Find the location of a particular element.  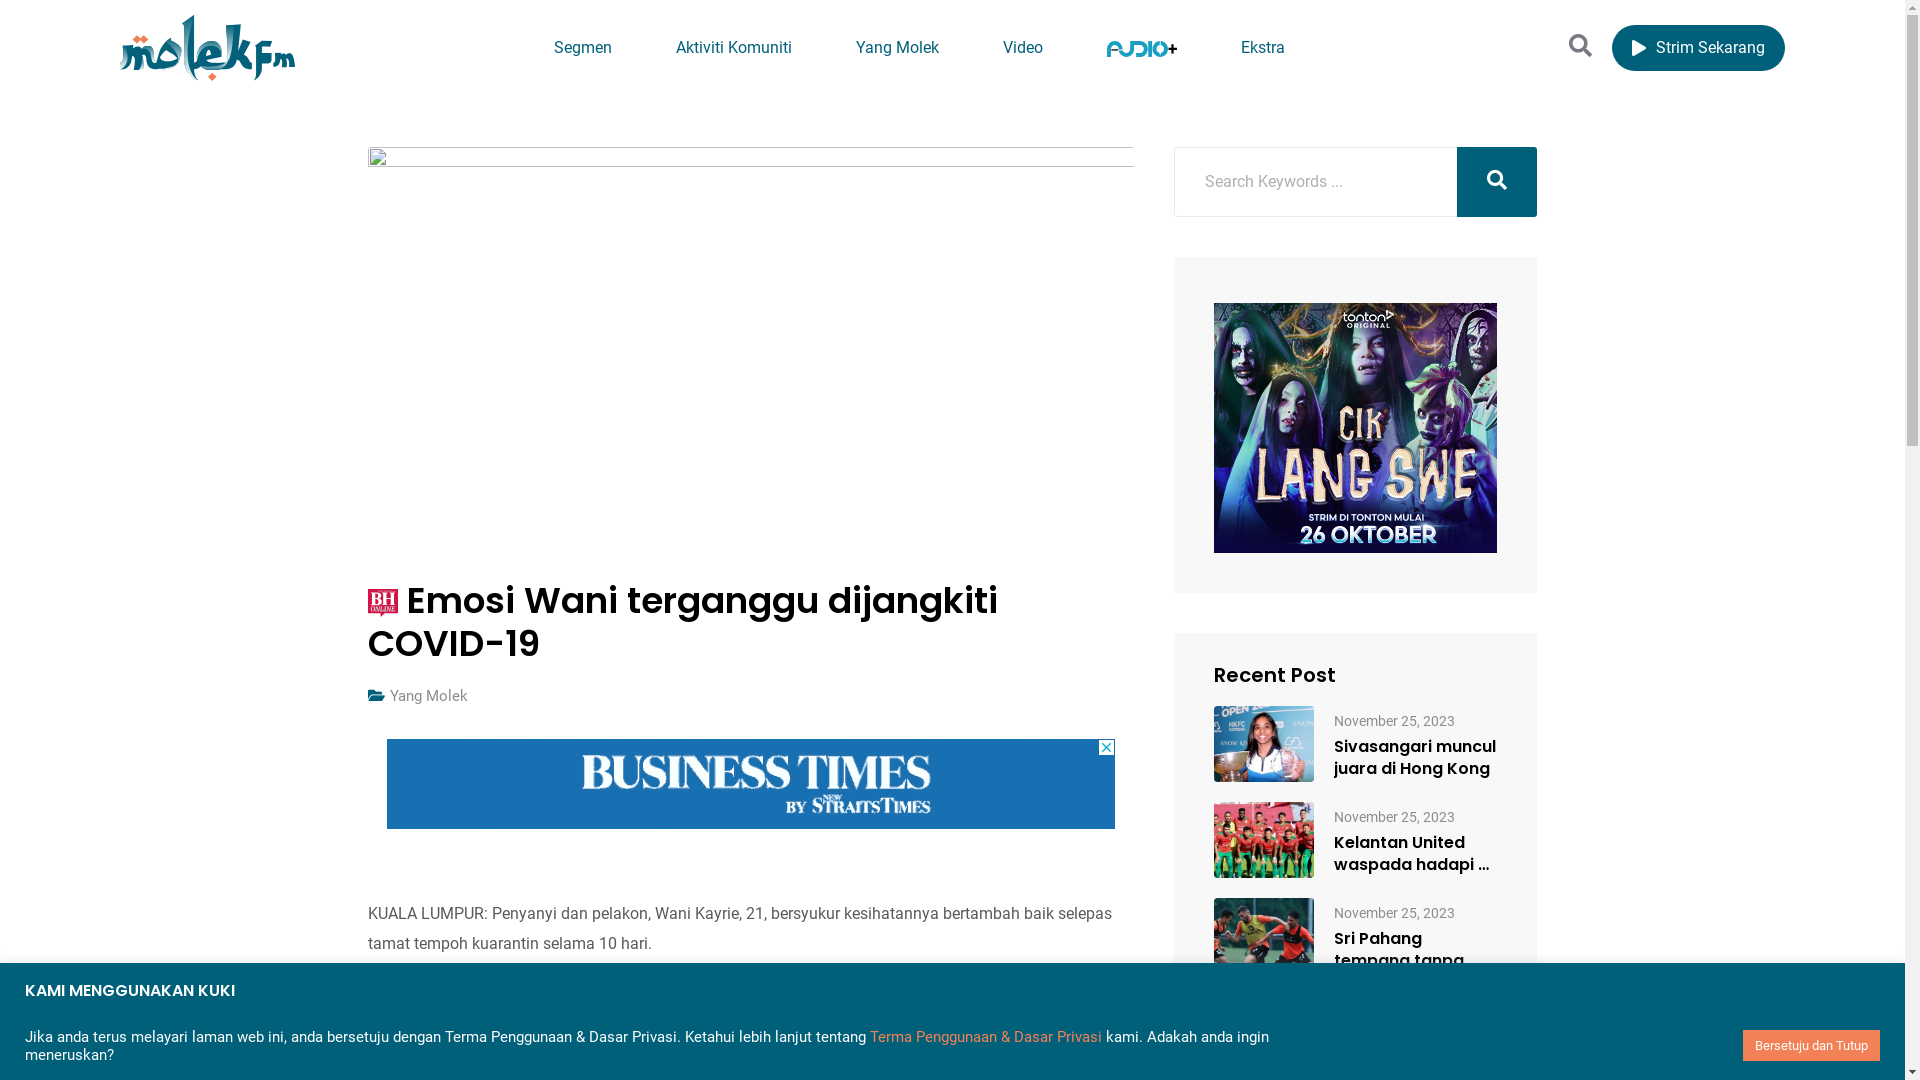

' Kim Swee idam tamatkan liga di kedudukan lebih baik' is located at coordinates (1262, 1032).